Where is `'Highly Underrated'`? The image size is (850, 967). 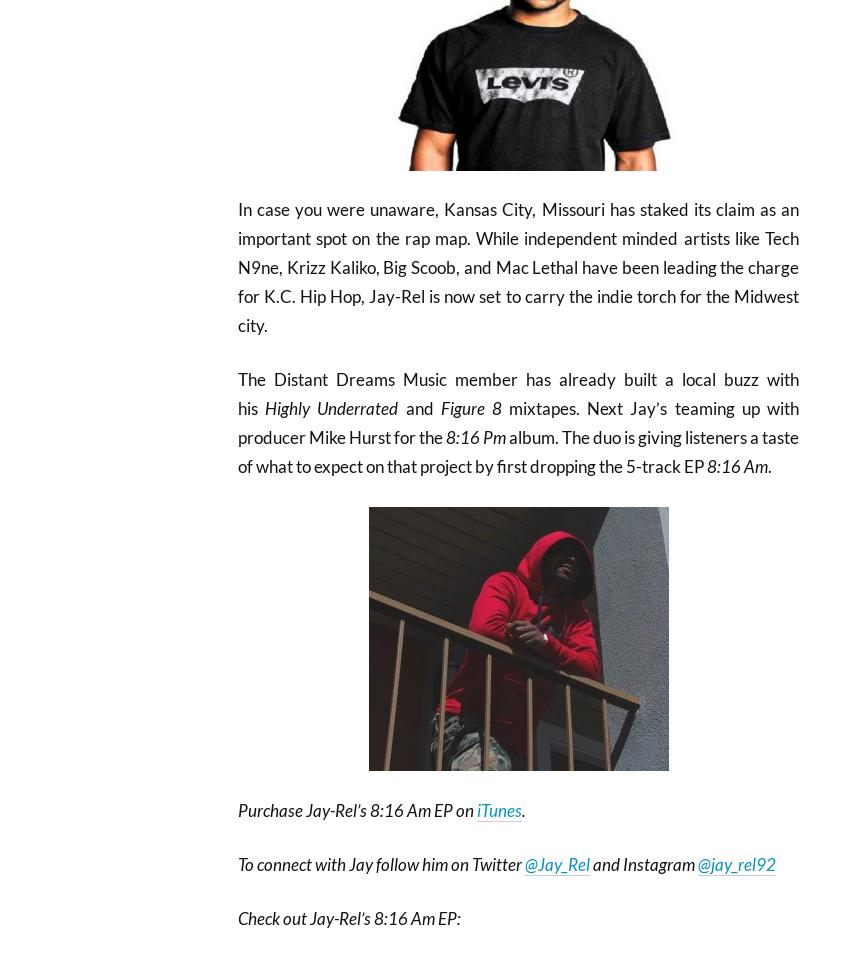
'Highly Underrated' is located at coordinates (331, 408).